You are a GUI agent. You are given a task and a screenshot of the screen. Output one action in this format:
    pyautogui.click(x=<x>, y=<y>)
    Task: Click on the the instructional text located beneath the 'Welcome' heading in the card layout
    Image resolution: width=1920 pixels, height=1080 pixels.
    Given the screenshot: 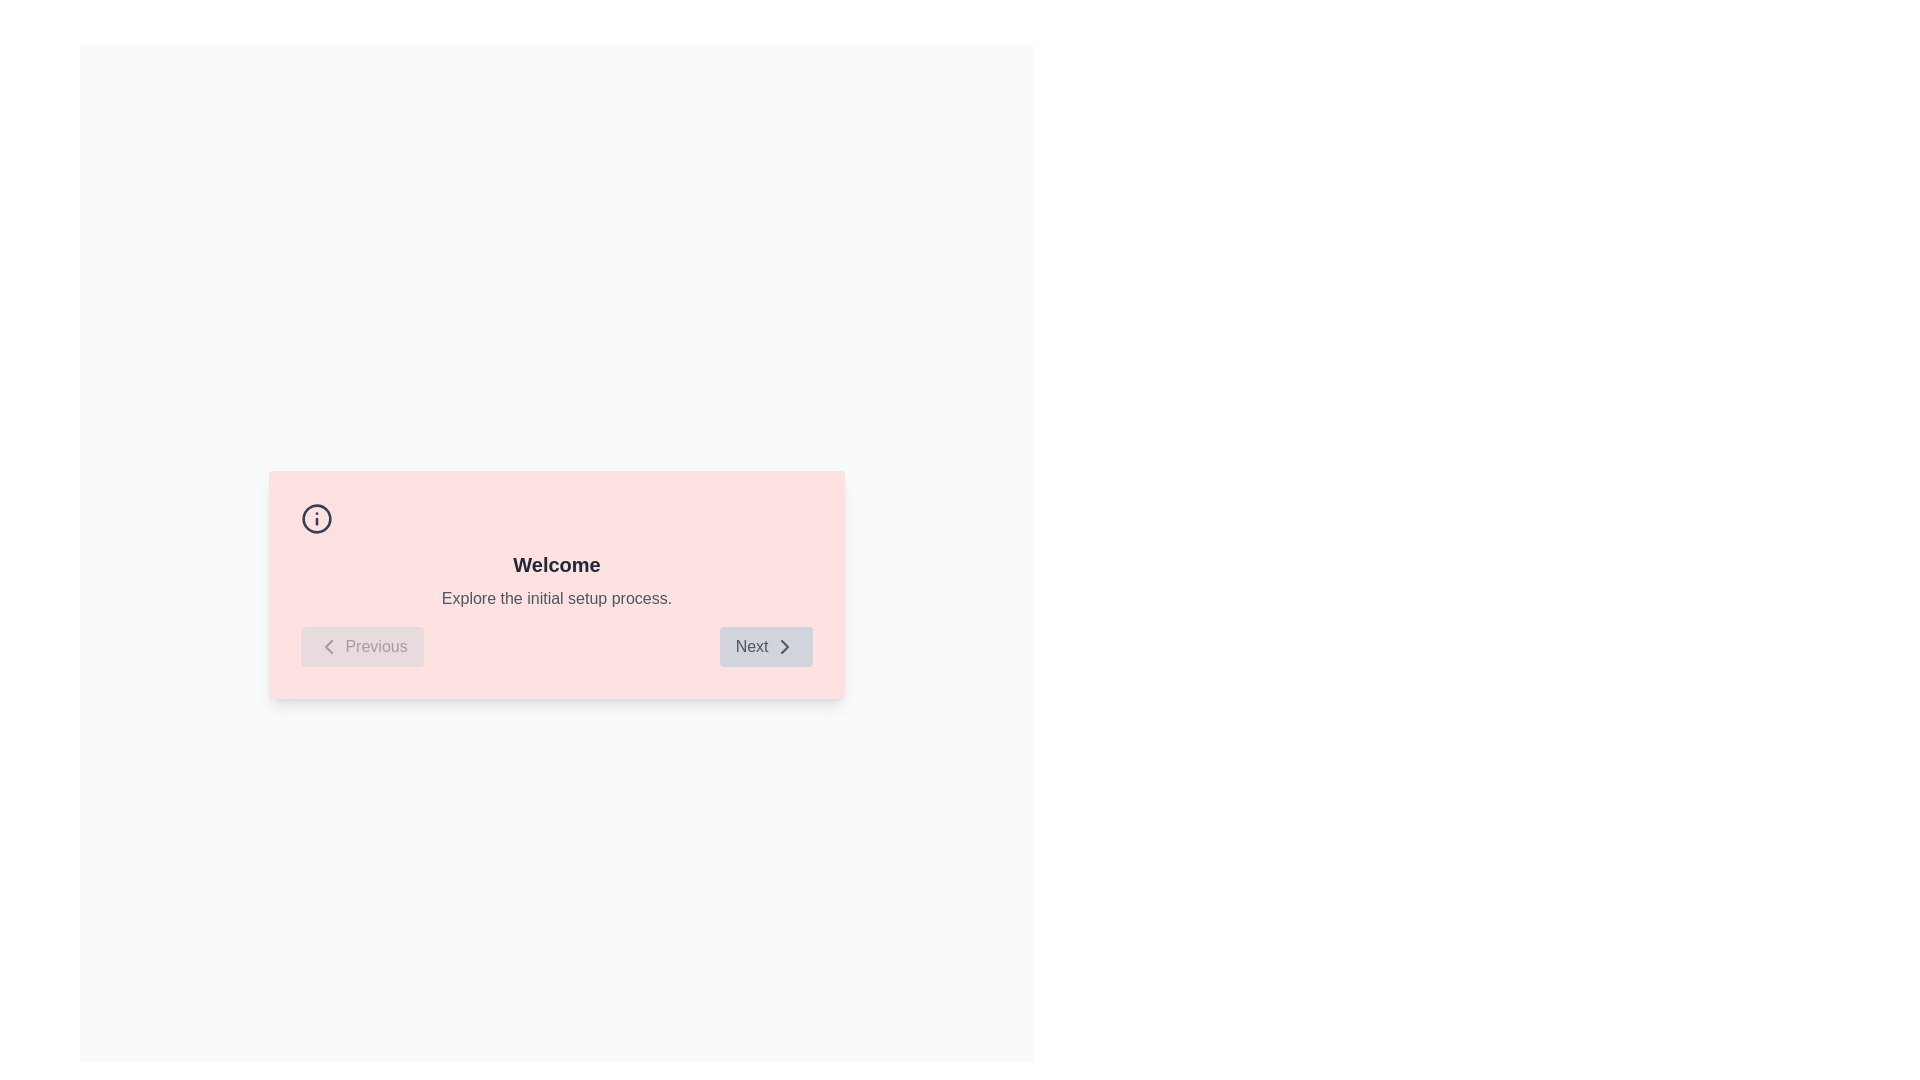 What is the action you would take?
    pyautogui.click(x=556, y=596)
    